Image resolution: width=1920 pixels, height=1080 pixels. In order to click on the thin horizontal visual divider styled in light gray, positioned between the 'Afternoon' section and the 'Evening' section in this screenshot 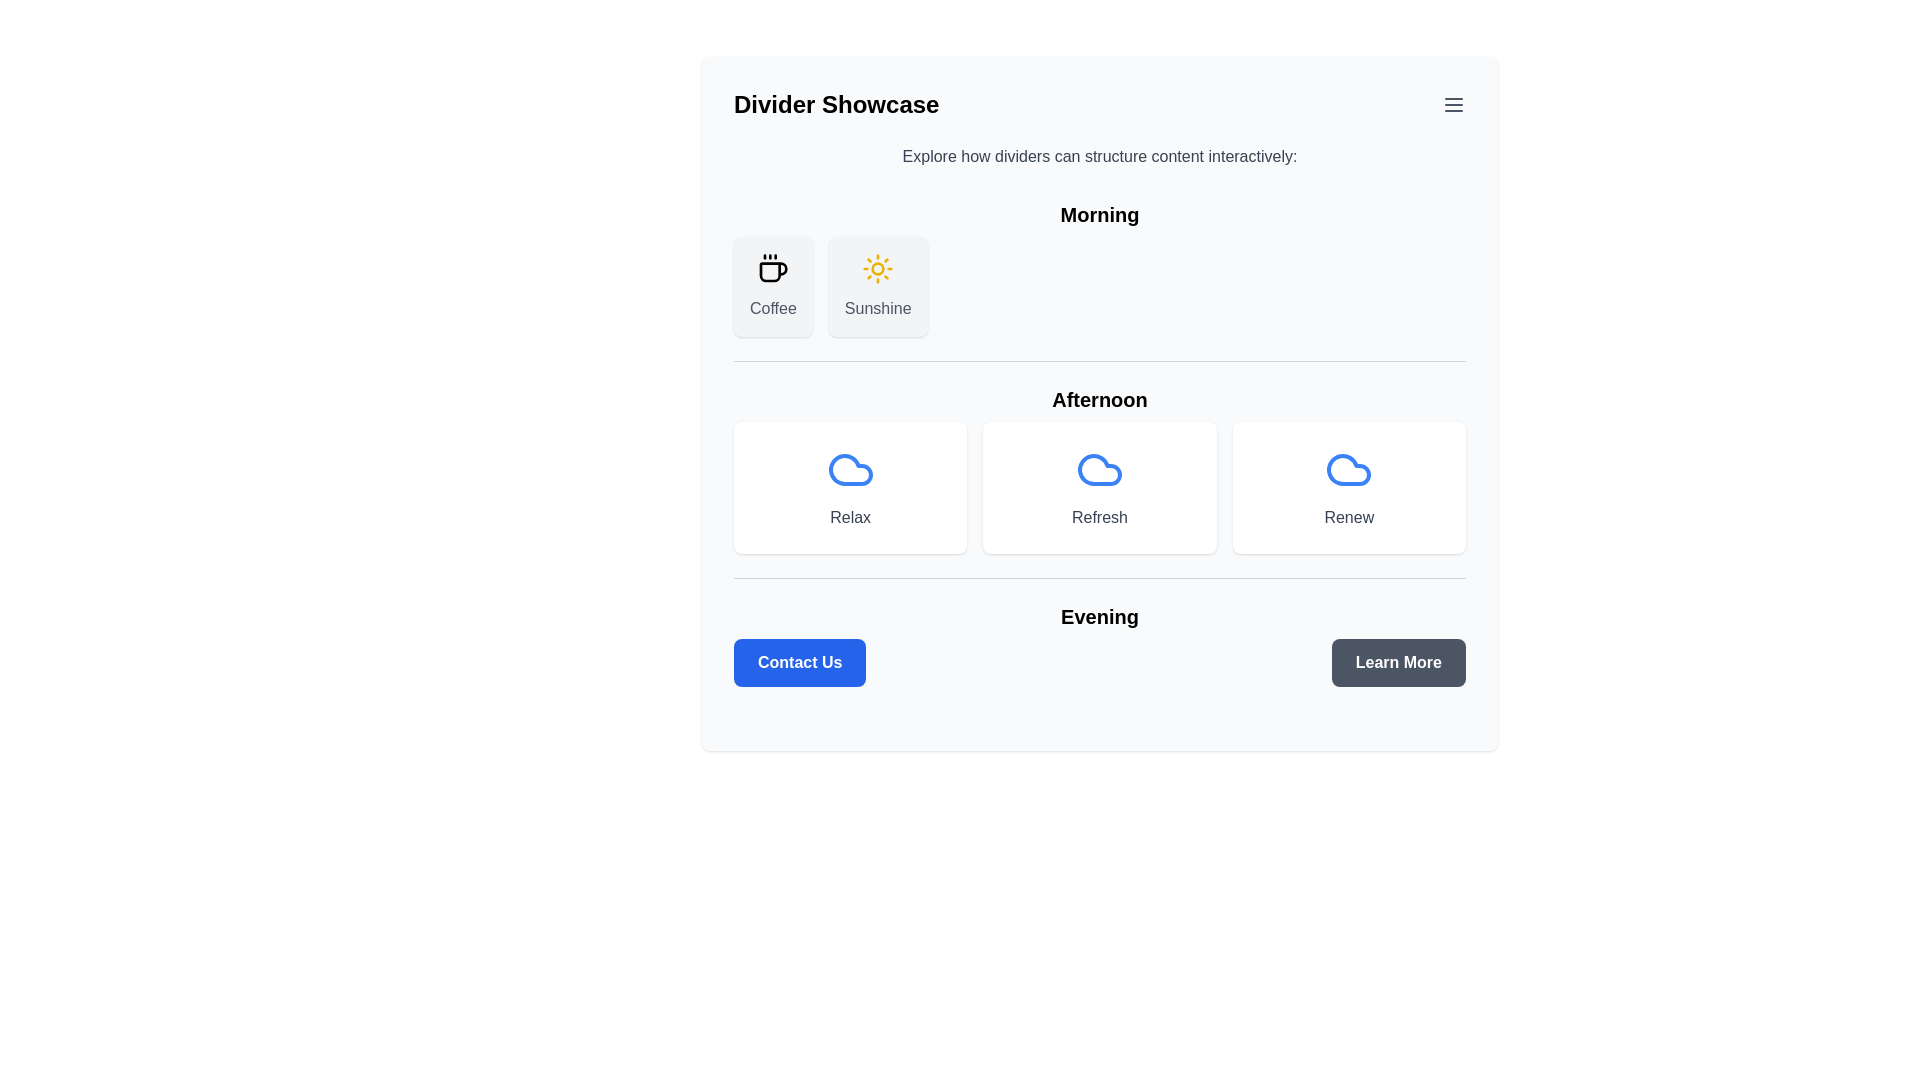, I will do `click(1098, 578)`.